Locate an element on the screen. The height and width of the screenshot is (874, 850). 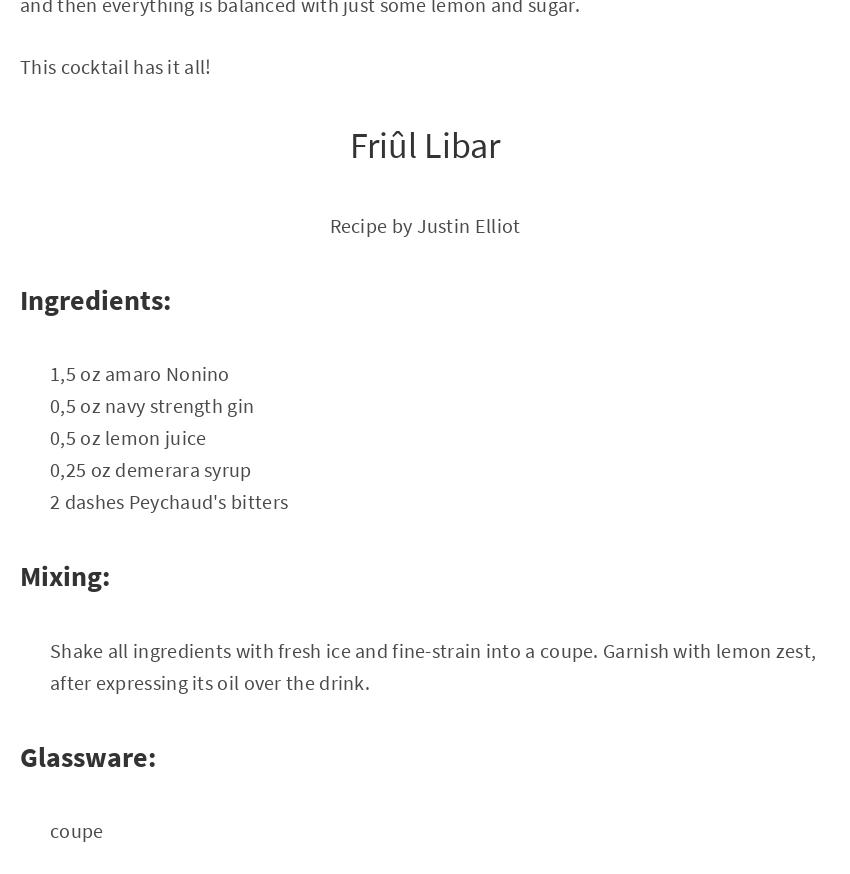
'coupe' is located at coordinates (76, 829).